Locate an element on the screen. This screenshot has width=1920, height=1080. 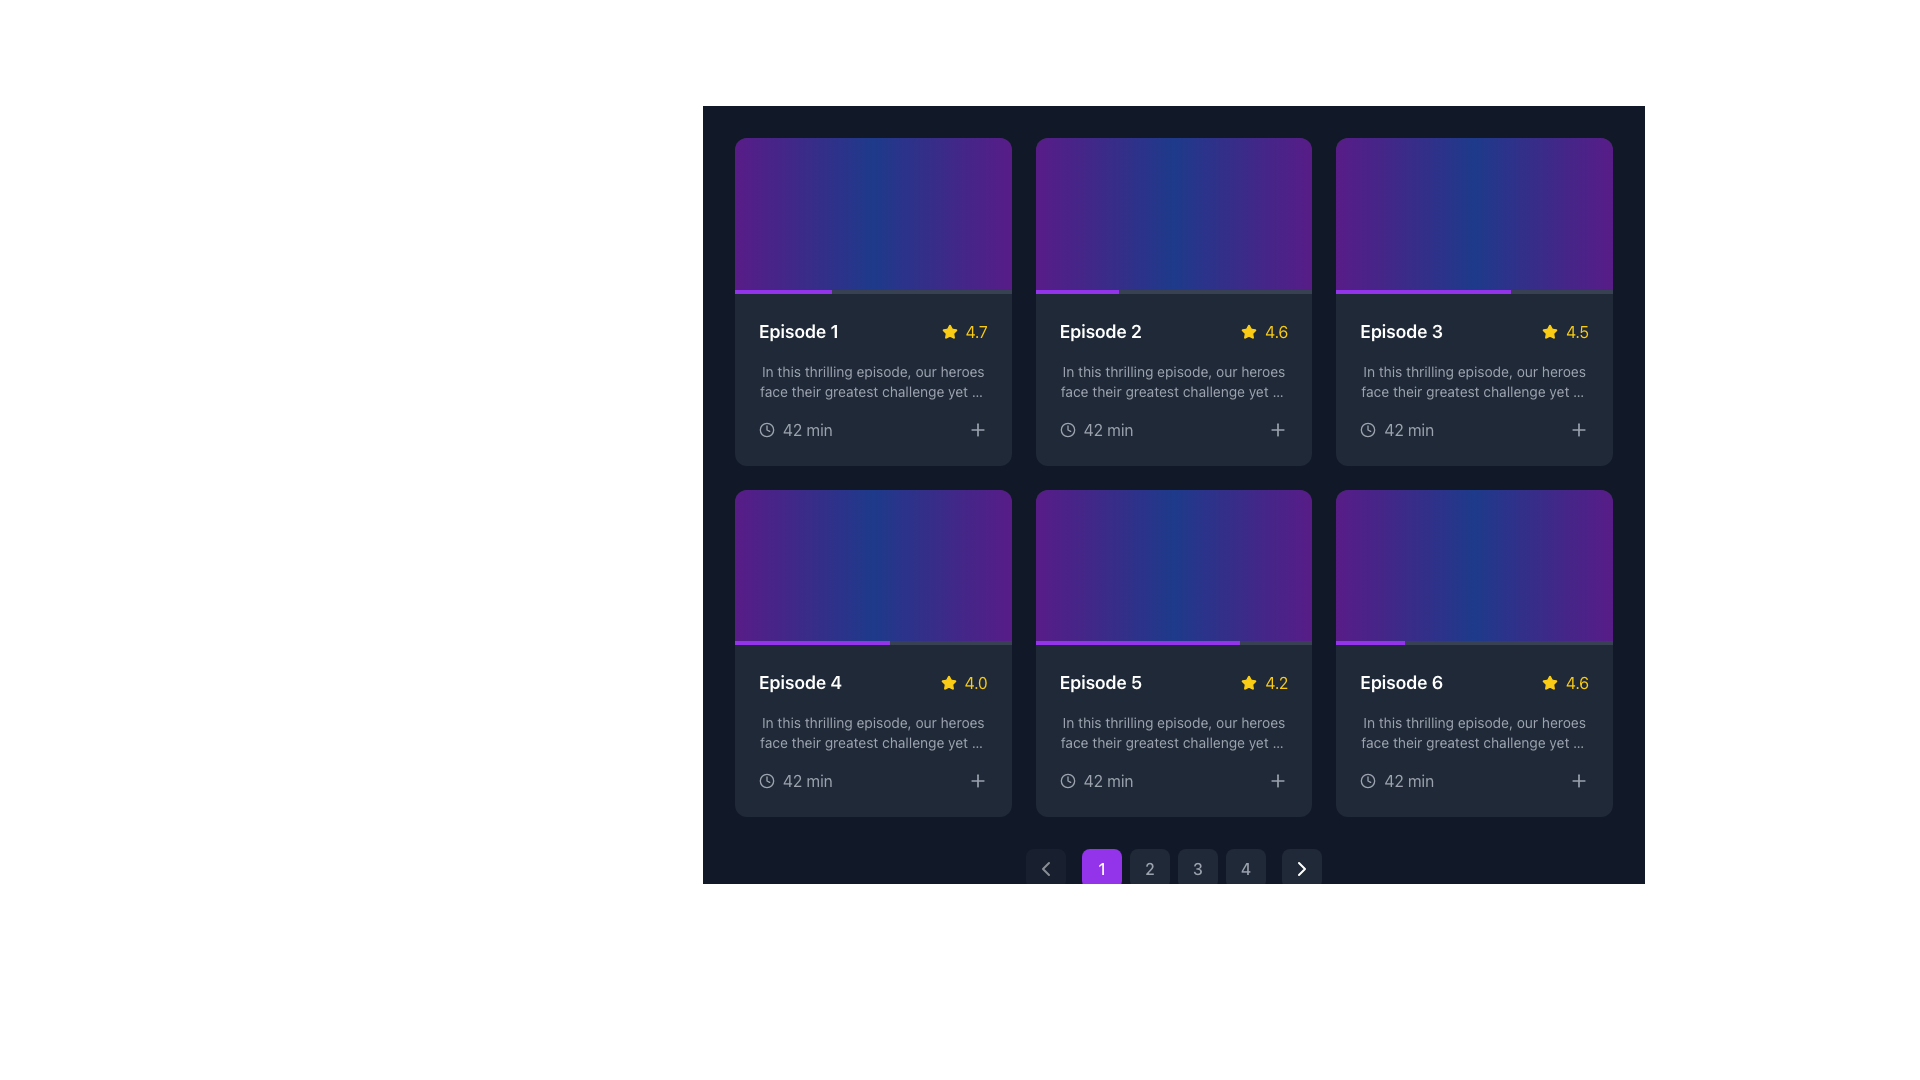
the Icon (Chevron Right) located at the bottom-right corner of the interface is located at coordinates (1301, 867).